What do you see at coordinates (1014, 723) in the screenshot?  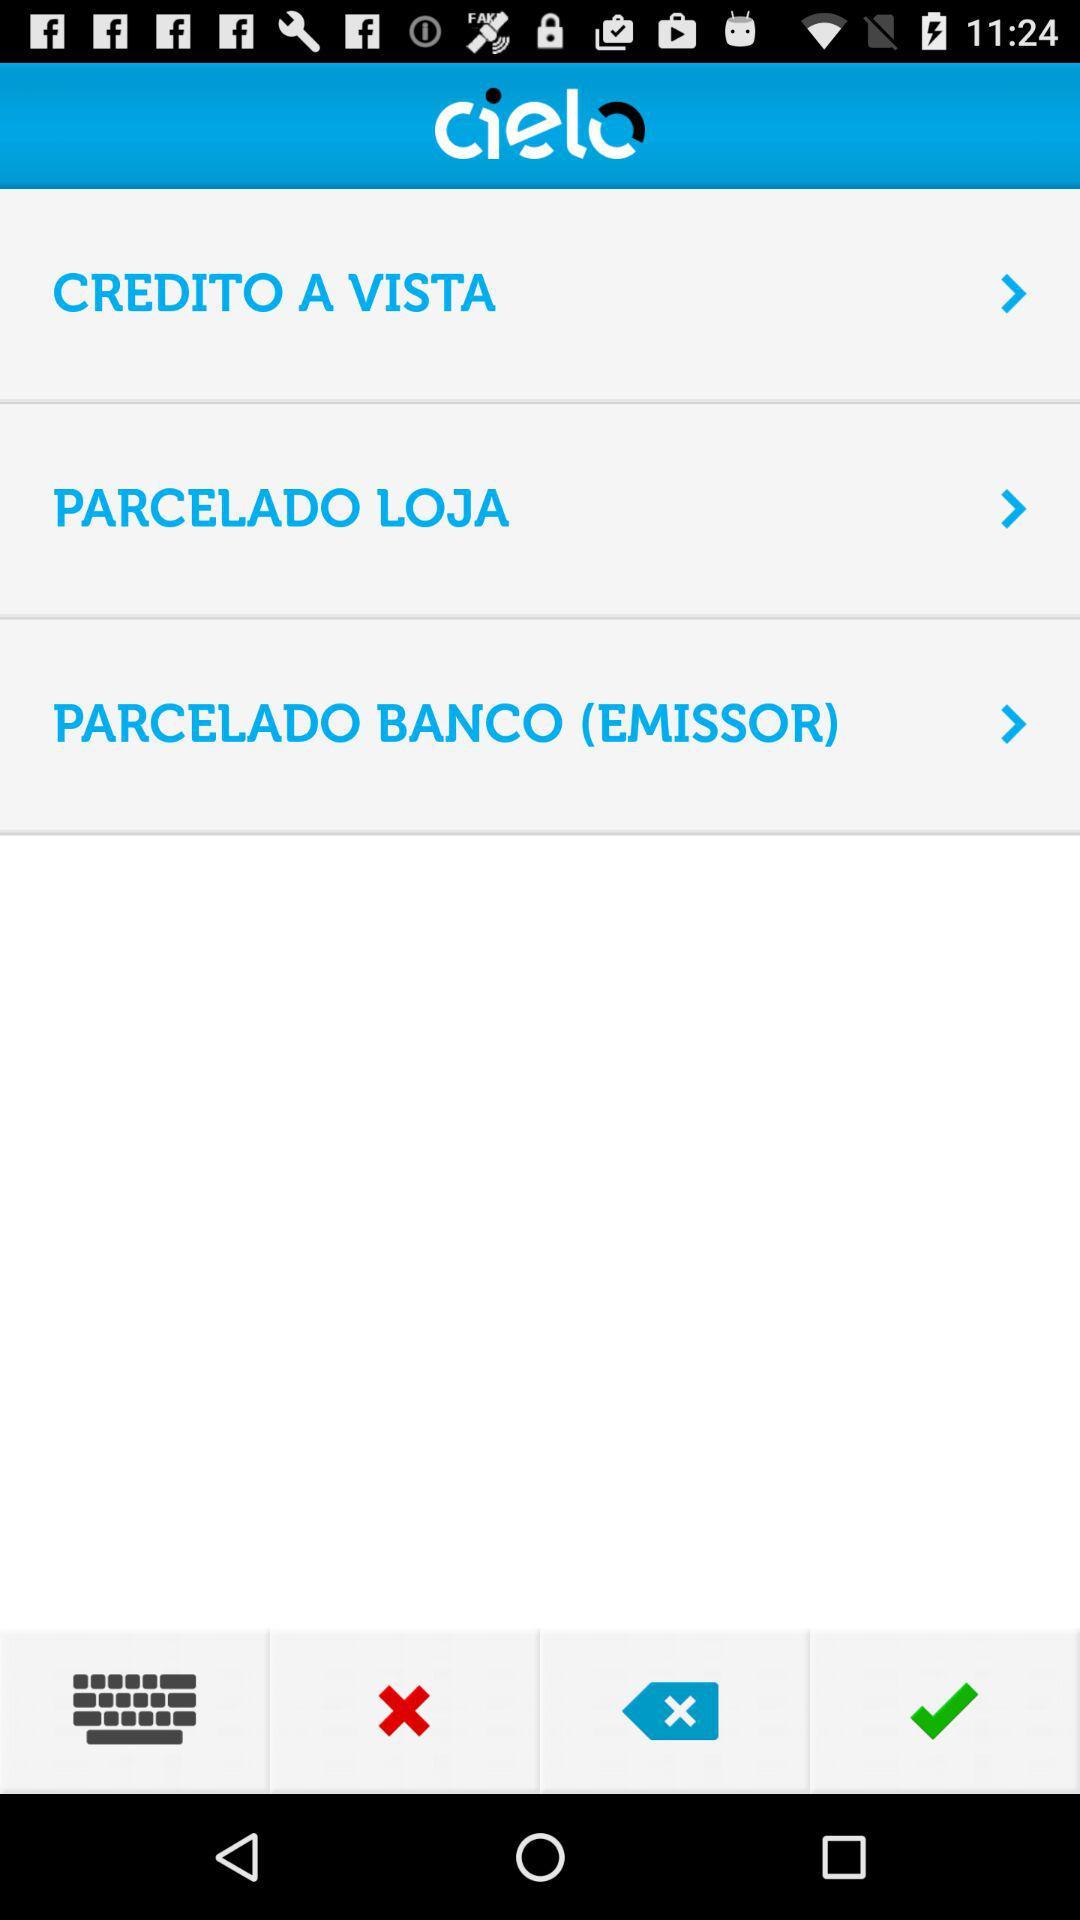 I see `icon on the right` at bounding box center [1014, 723].